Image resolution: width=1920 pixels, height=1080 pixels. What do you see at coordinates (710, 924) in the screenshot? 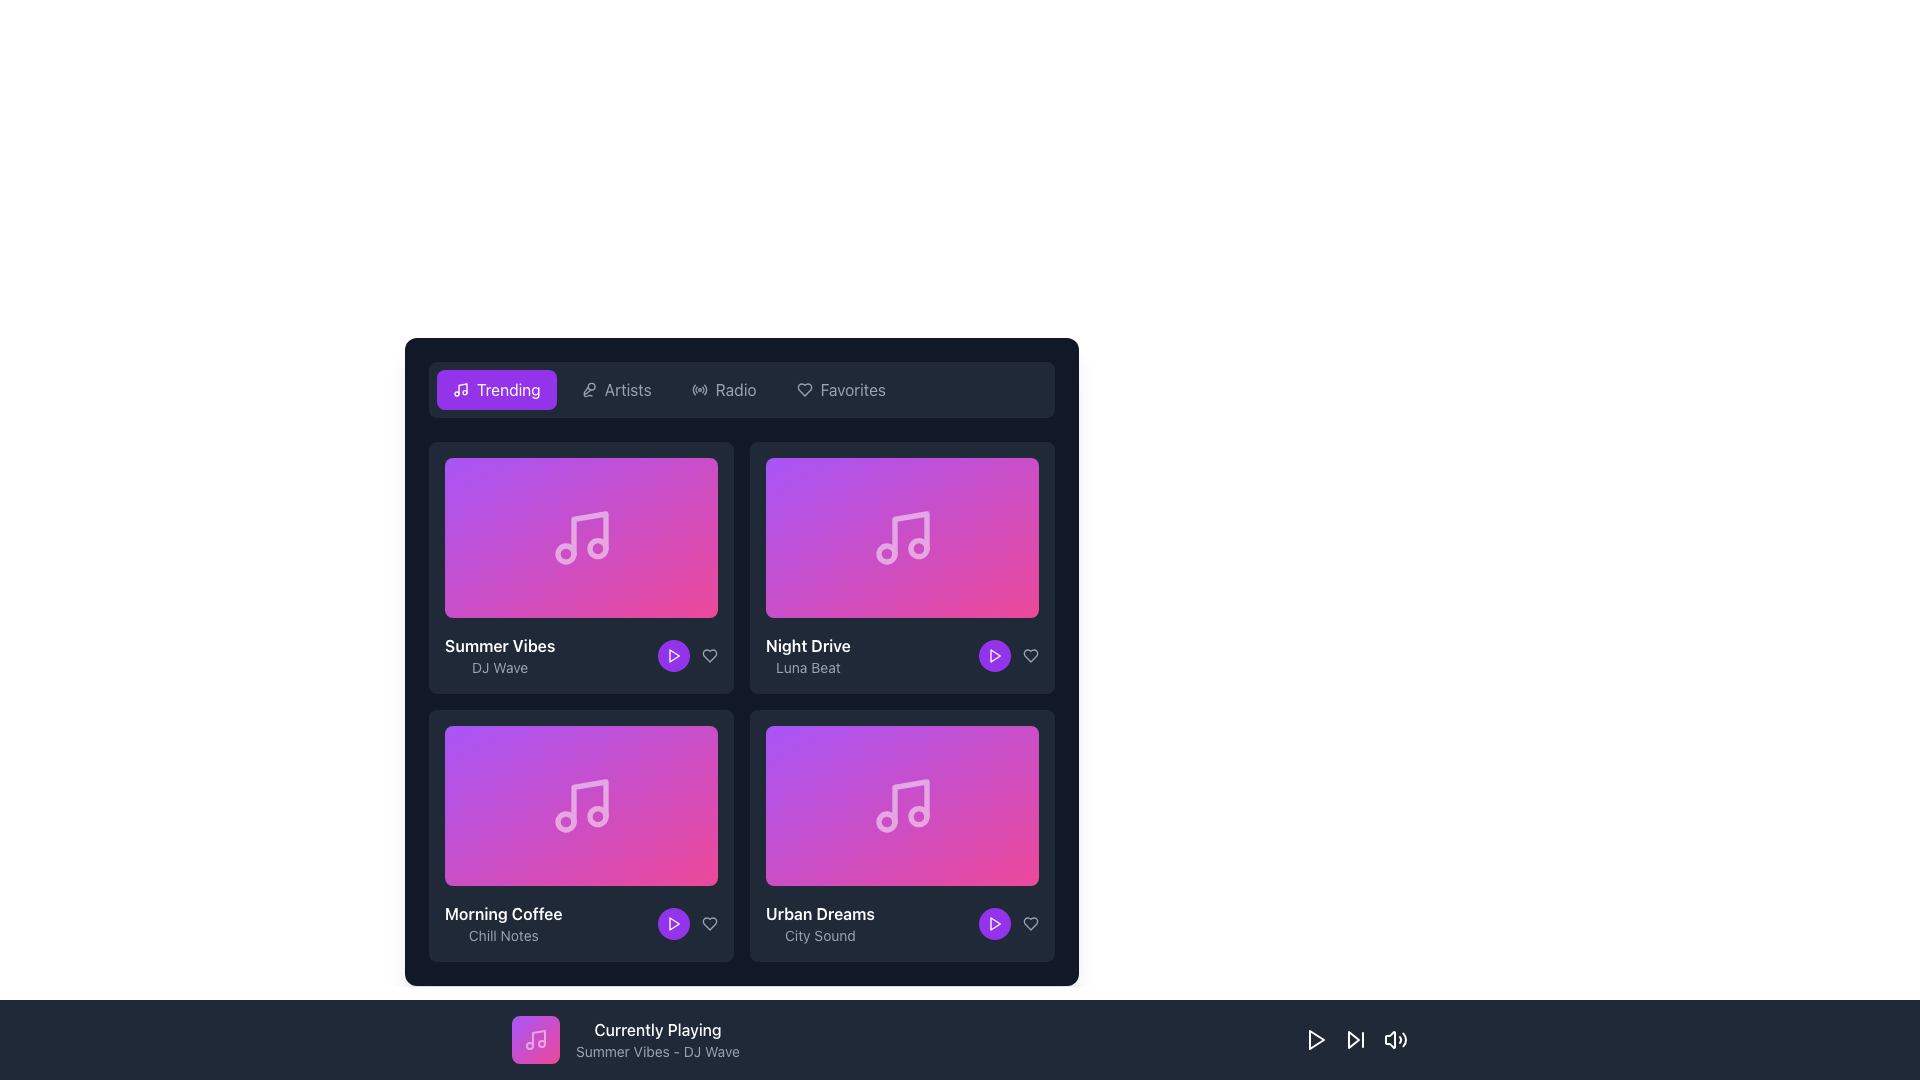
I see `the heart icon, which is a small SVG button located in the bottom-right vicinity of the 'Urban Dreams' music card` at bounding box center [710, 924].